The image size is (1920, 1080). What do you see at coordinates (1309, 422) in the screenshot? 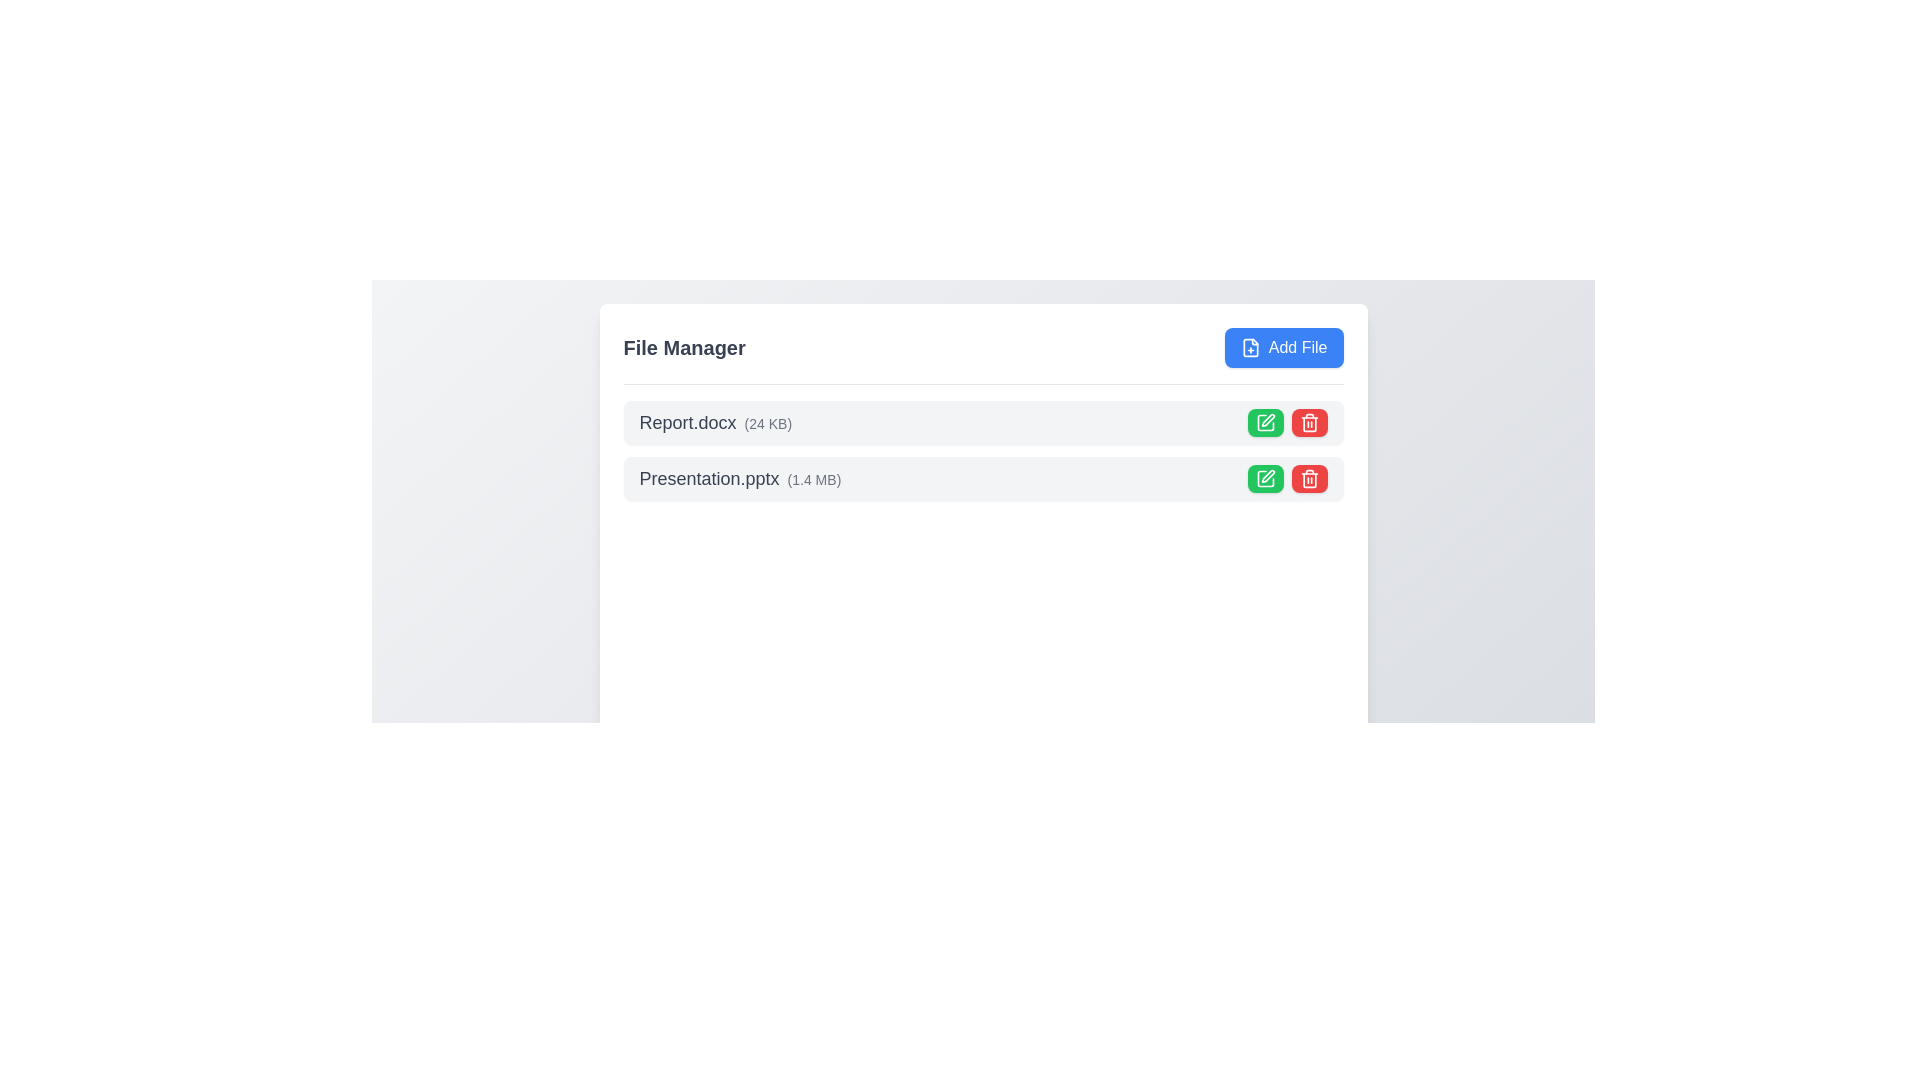
I see `the trash icon button located to the right of the 'Presentation.pptx' file listing` at bounding box center [1309, 422].